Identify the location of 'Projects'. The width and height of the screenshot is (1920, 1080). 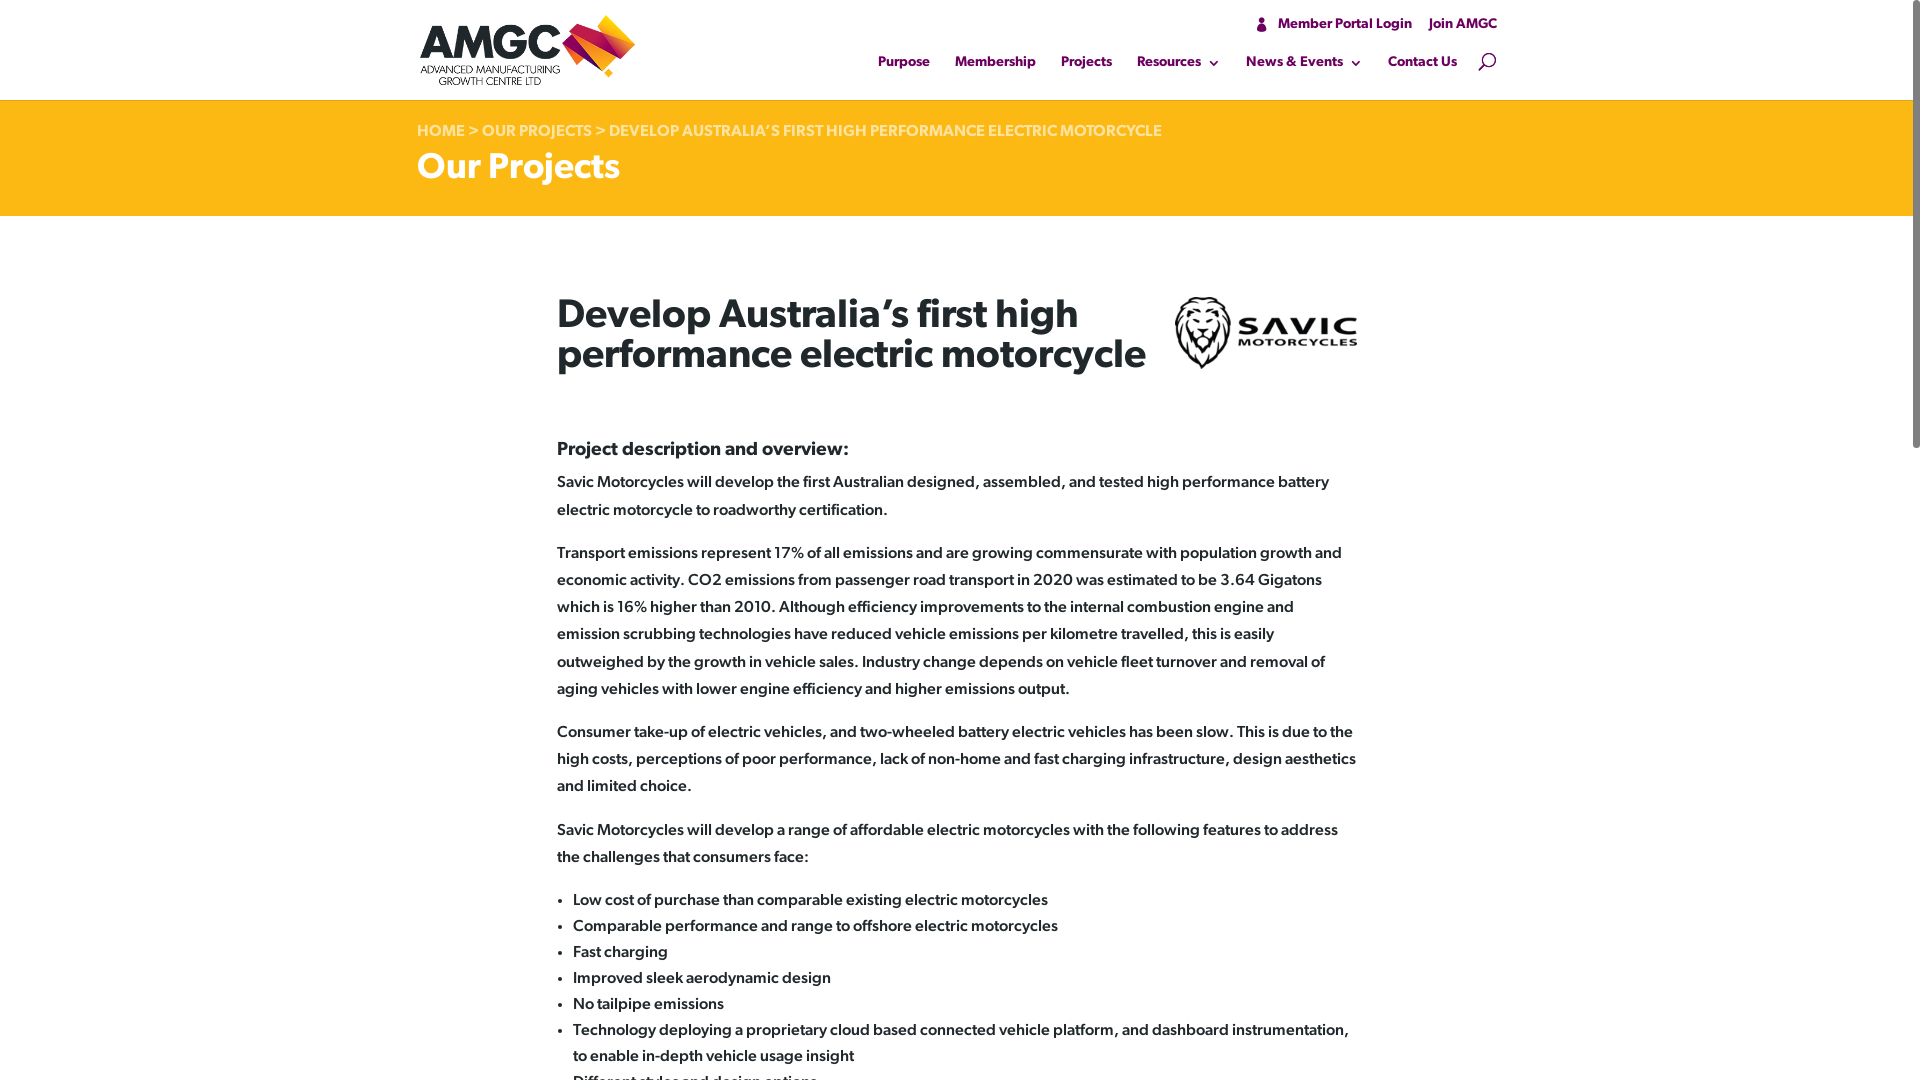
(1084, 66).